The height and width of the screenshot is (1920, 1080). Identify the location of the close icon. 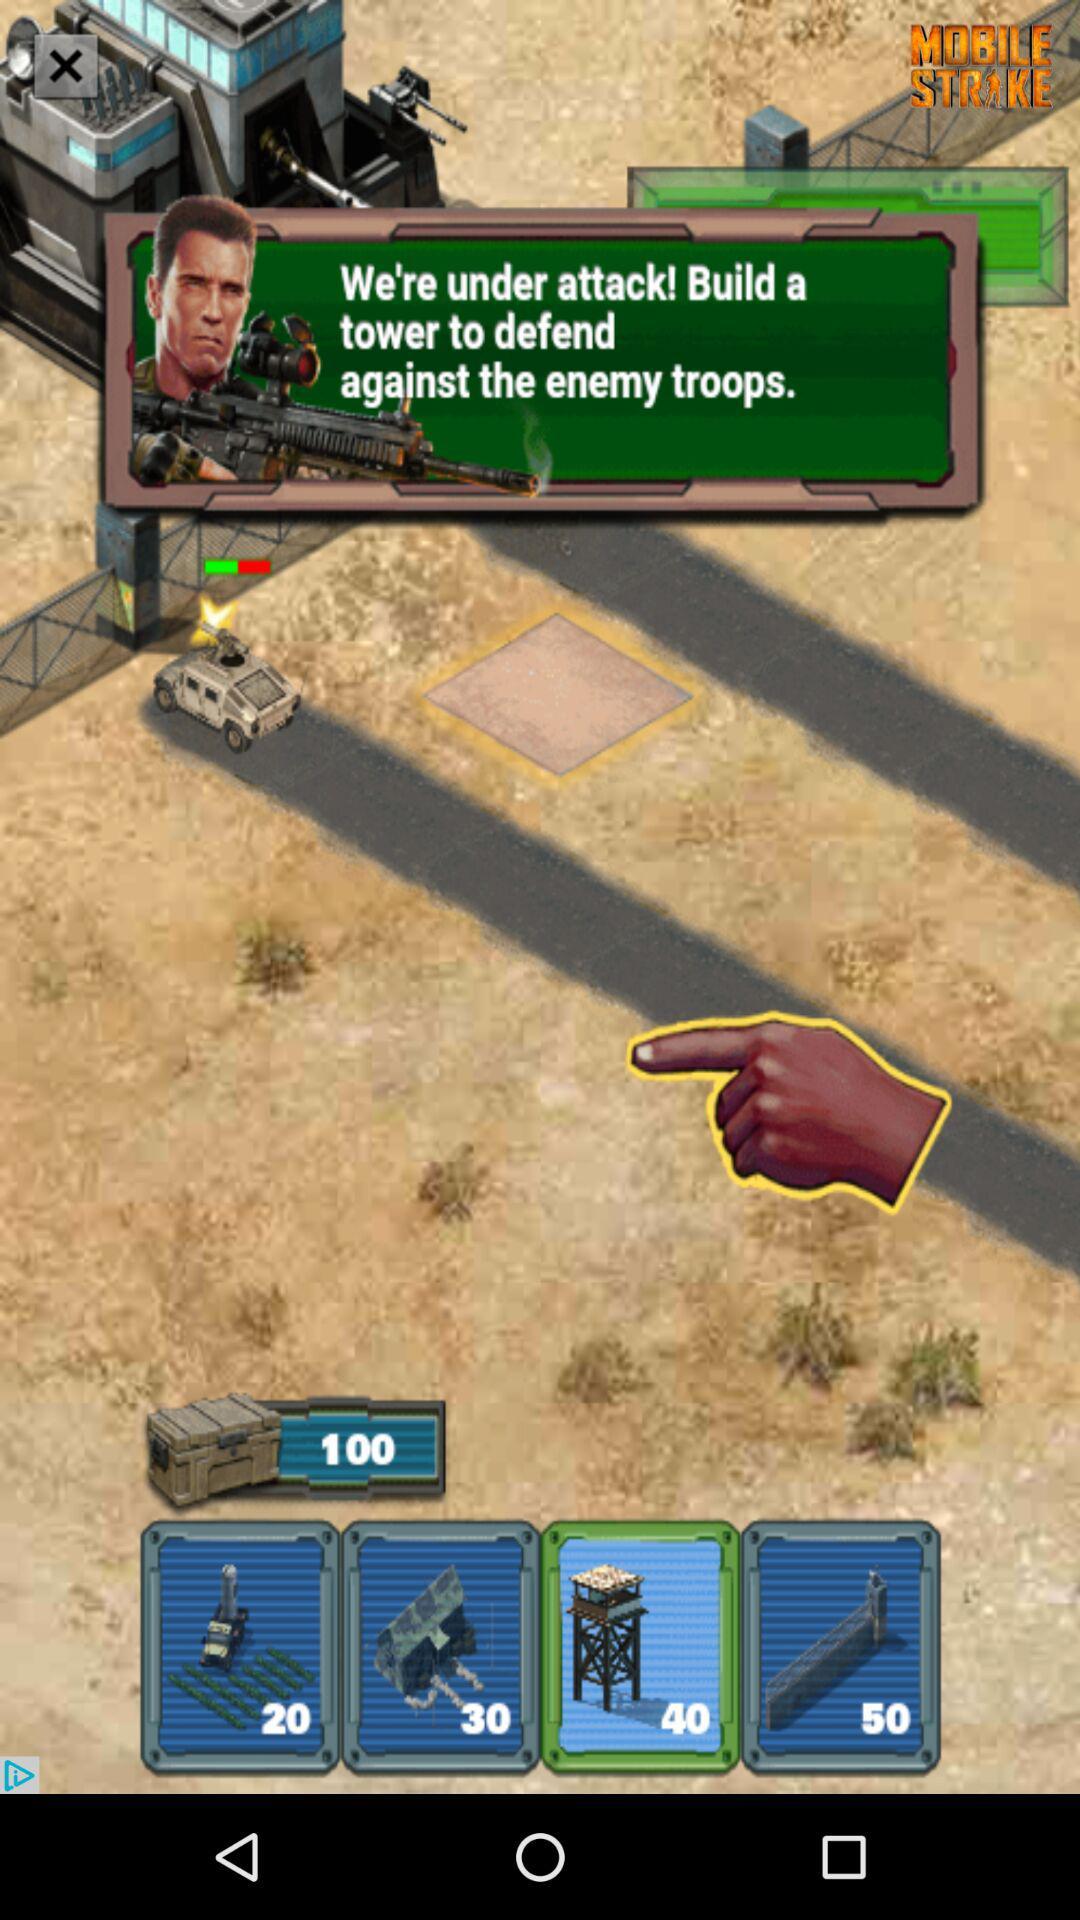
(91, 97).